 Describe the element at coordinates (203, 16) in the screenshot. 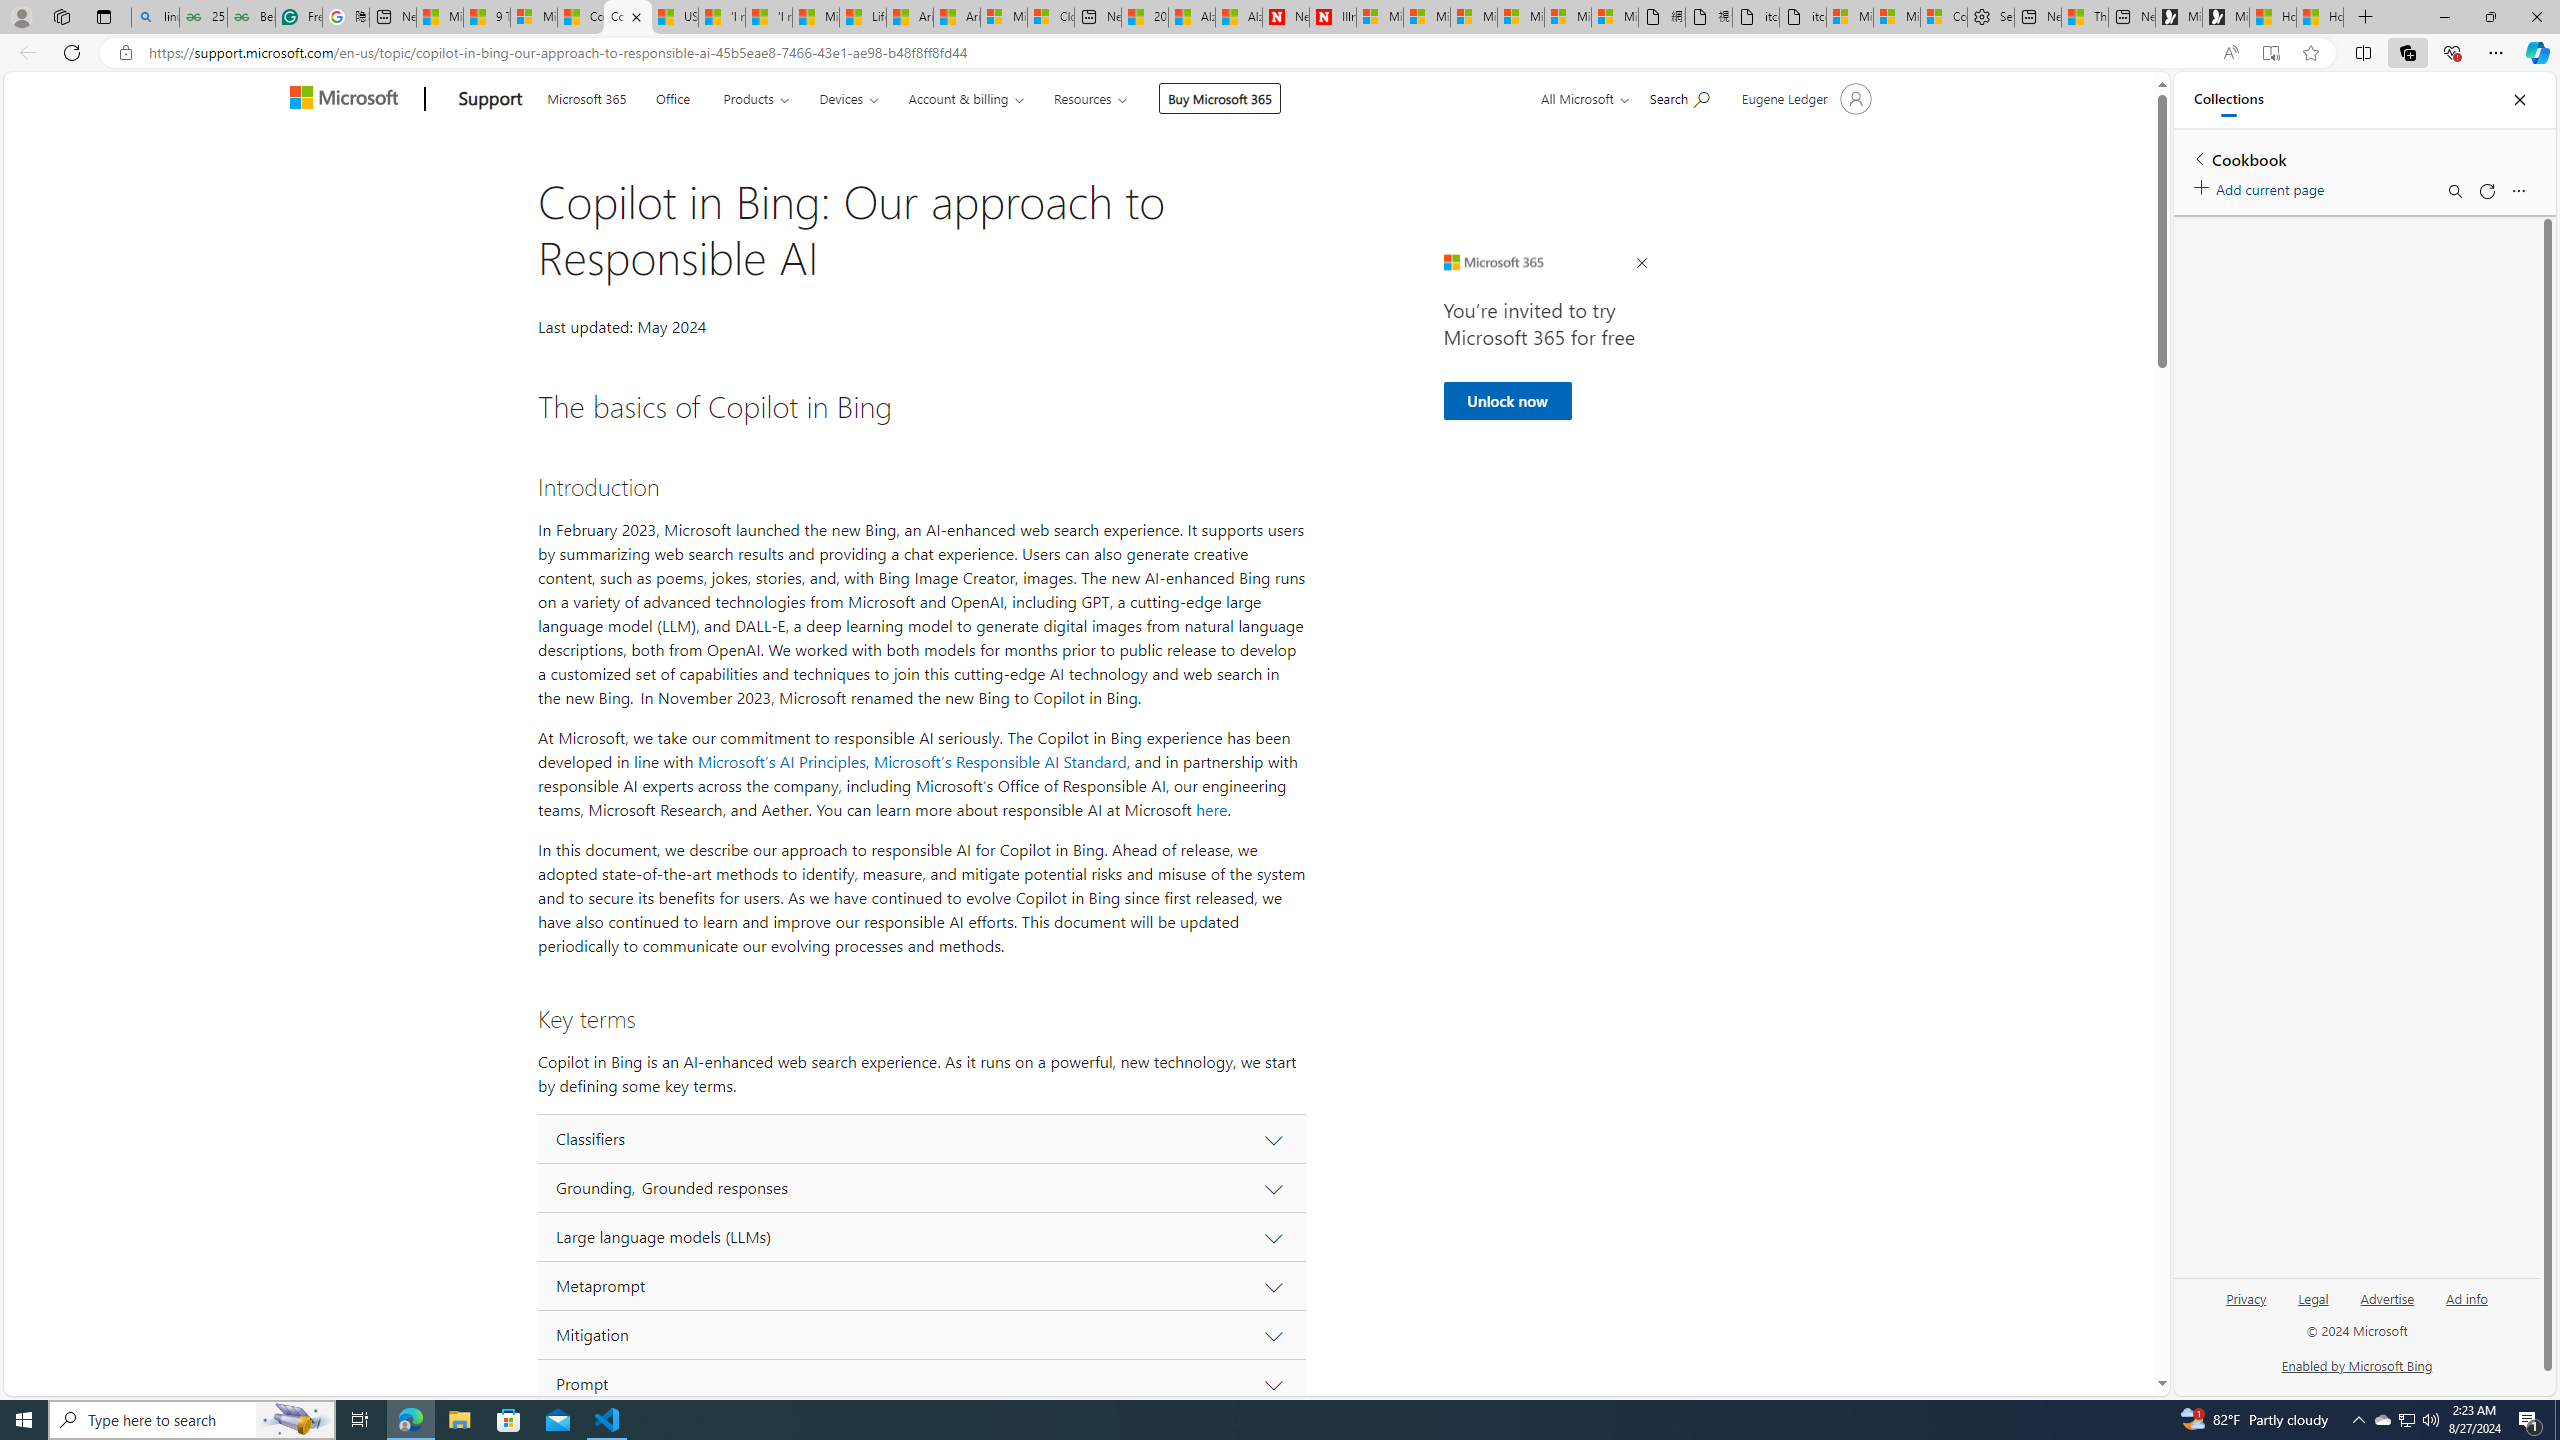

I see `'25 Basic Linux Commands For Beginners - GeeksforGeeks'` at that location.